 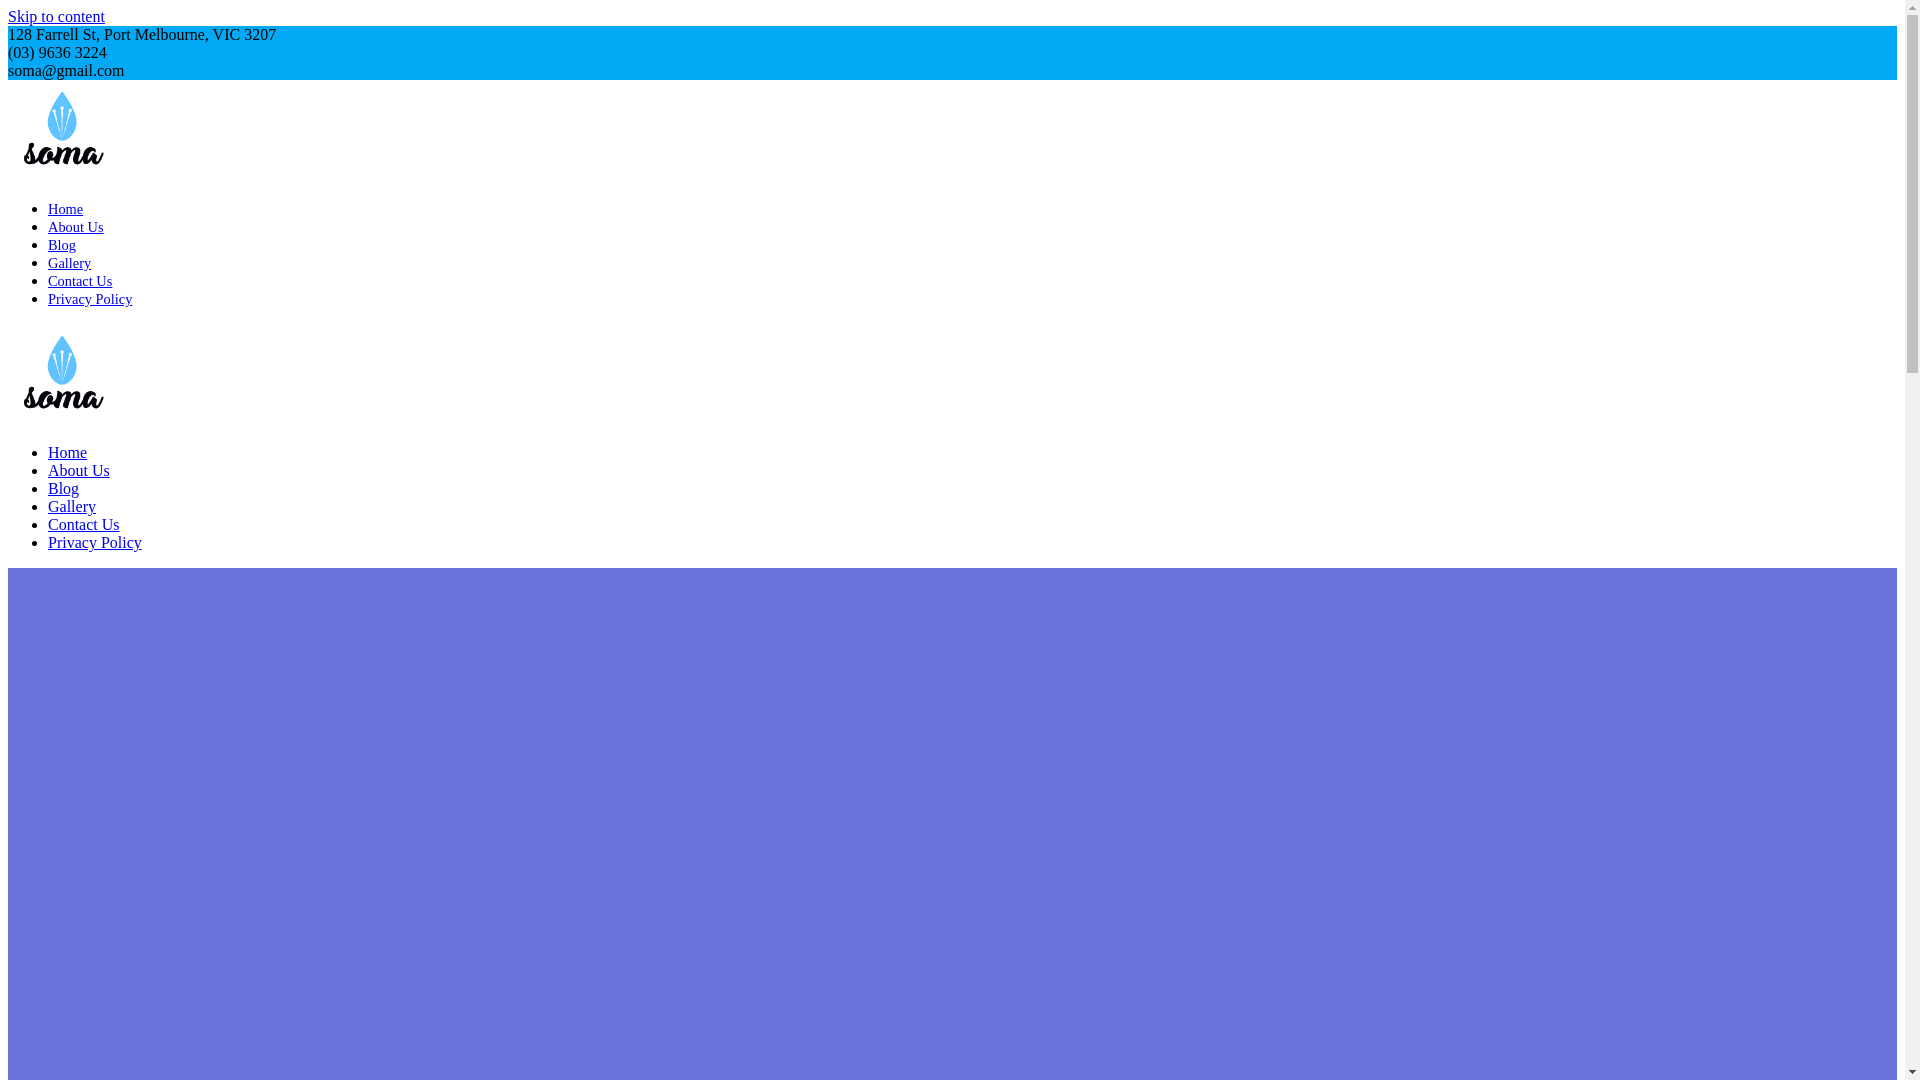 What do you see at coordinates (67, 452) in the screenshot?
I see `'Home'` at bounding box center [67, 452].